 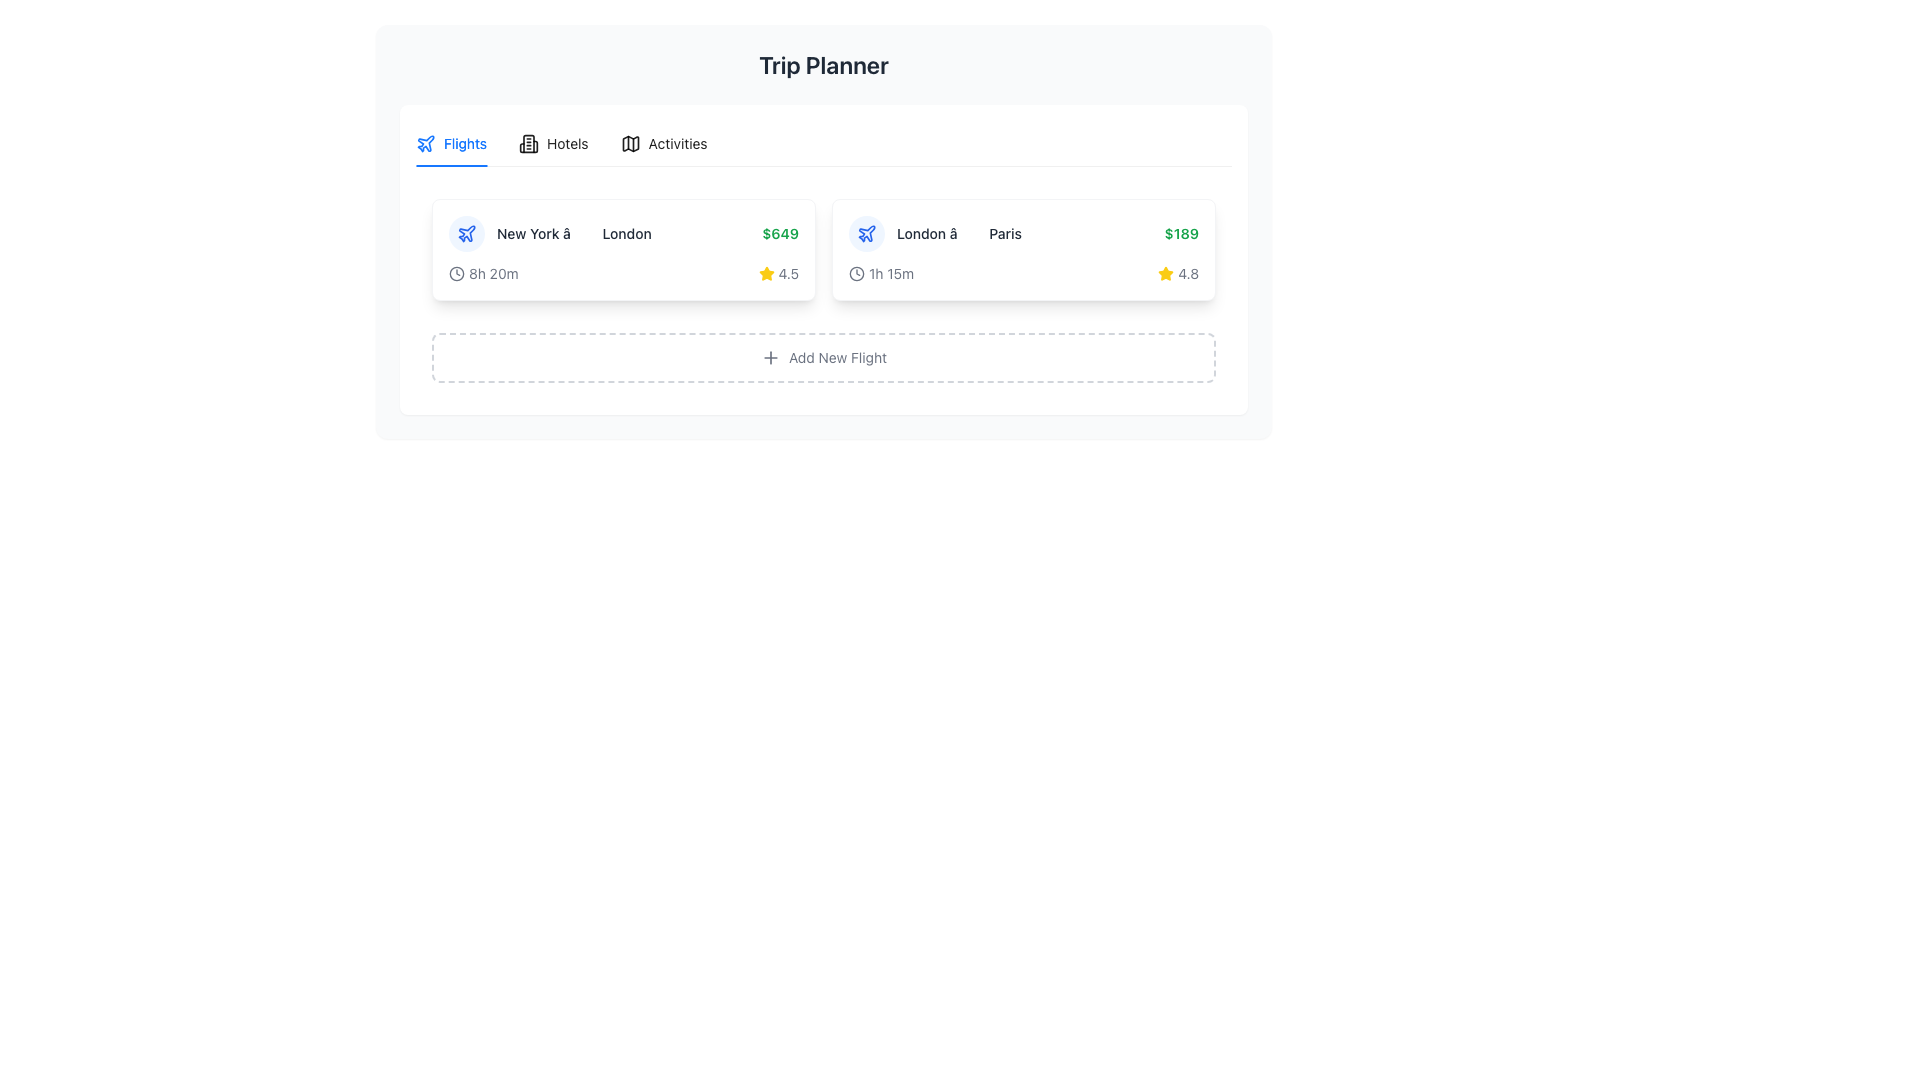 What do you see at coordinates (1181, 233) in the screenshot?
I see `price of the flight for the route 'London → Paris' which is displayed as text at the right end of the corresponding row, next to the star rating indicator` at bounding box center [1181, 233].